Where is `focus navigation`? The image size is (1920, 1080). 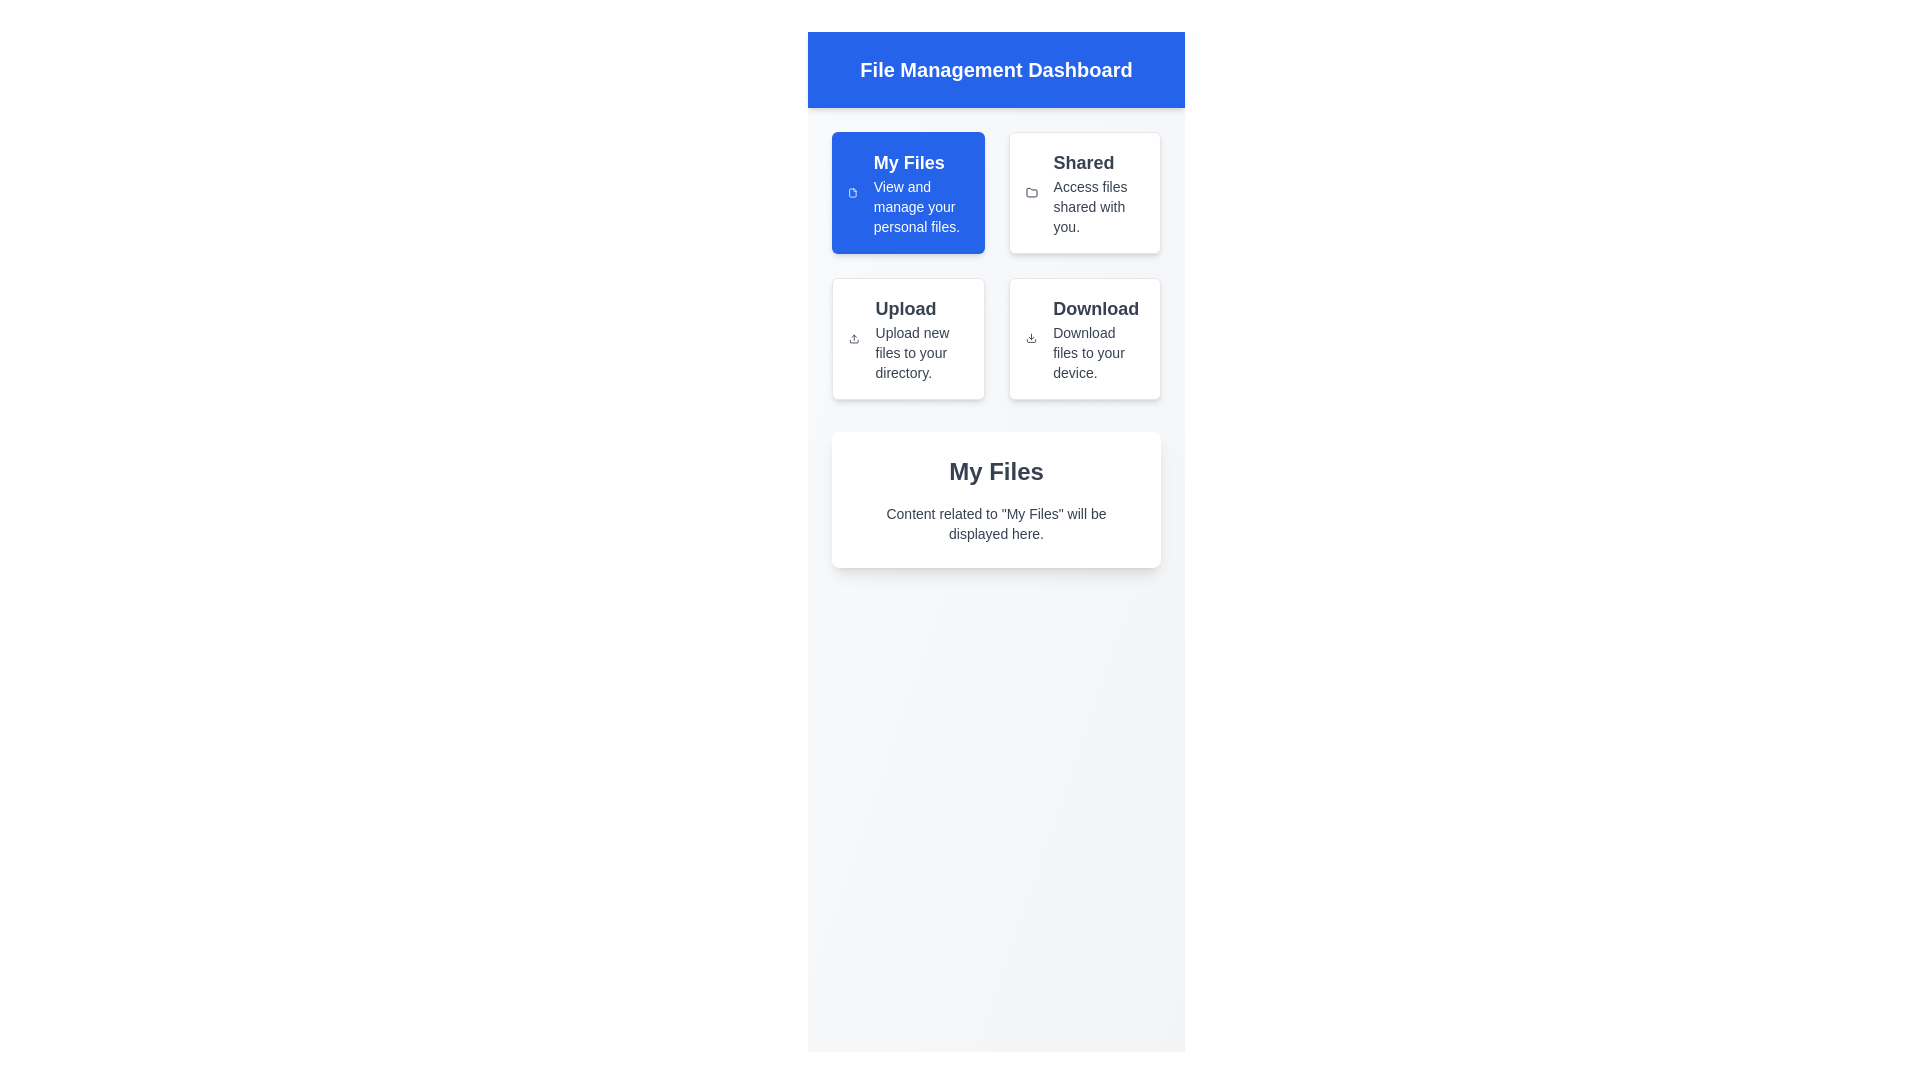 focus navigation is located at coordinates (920, 207).